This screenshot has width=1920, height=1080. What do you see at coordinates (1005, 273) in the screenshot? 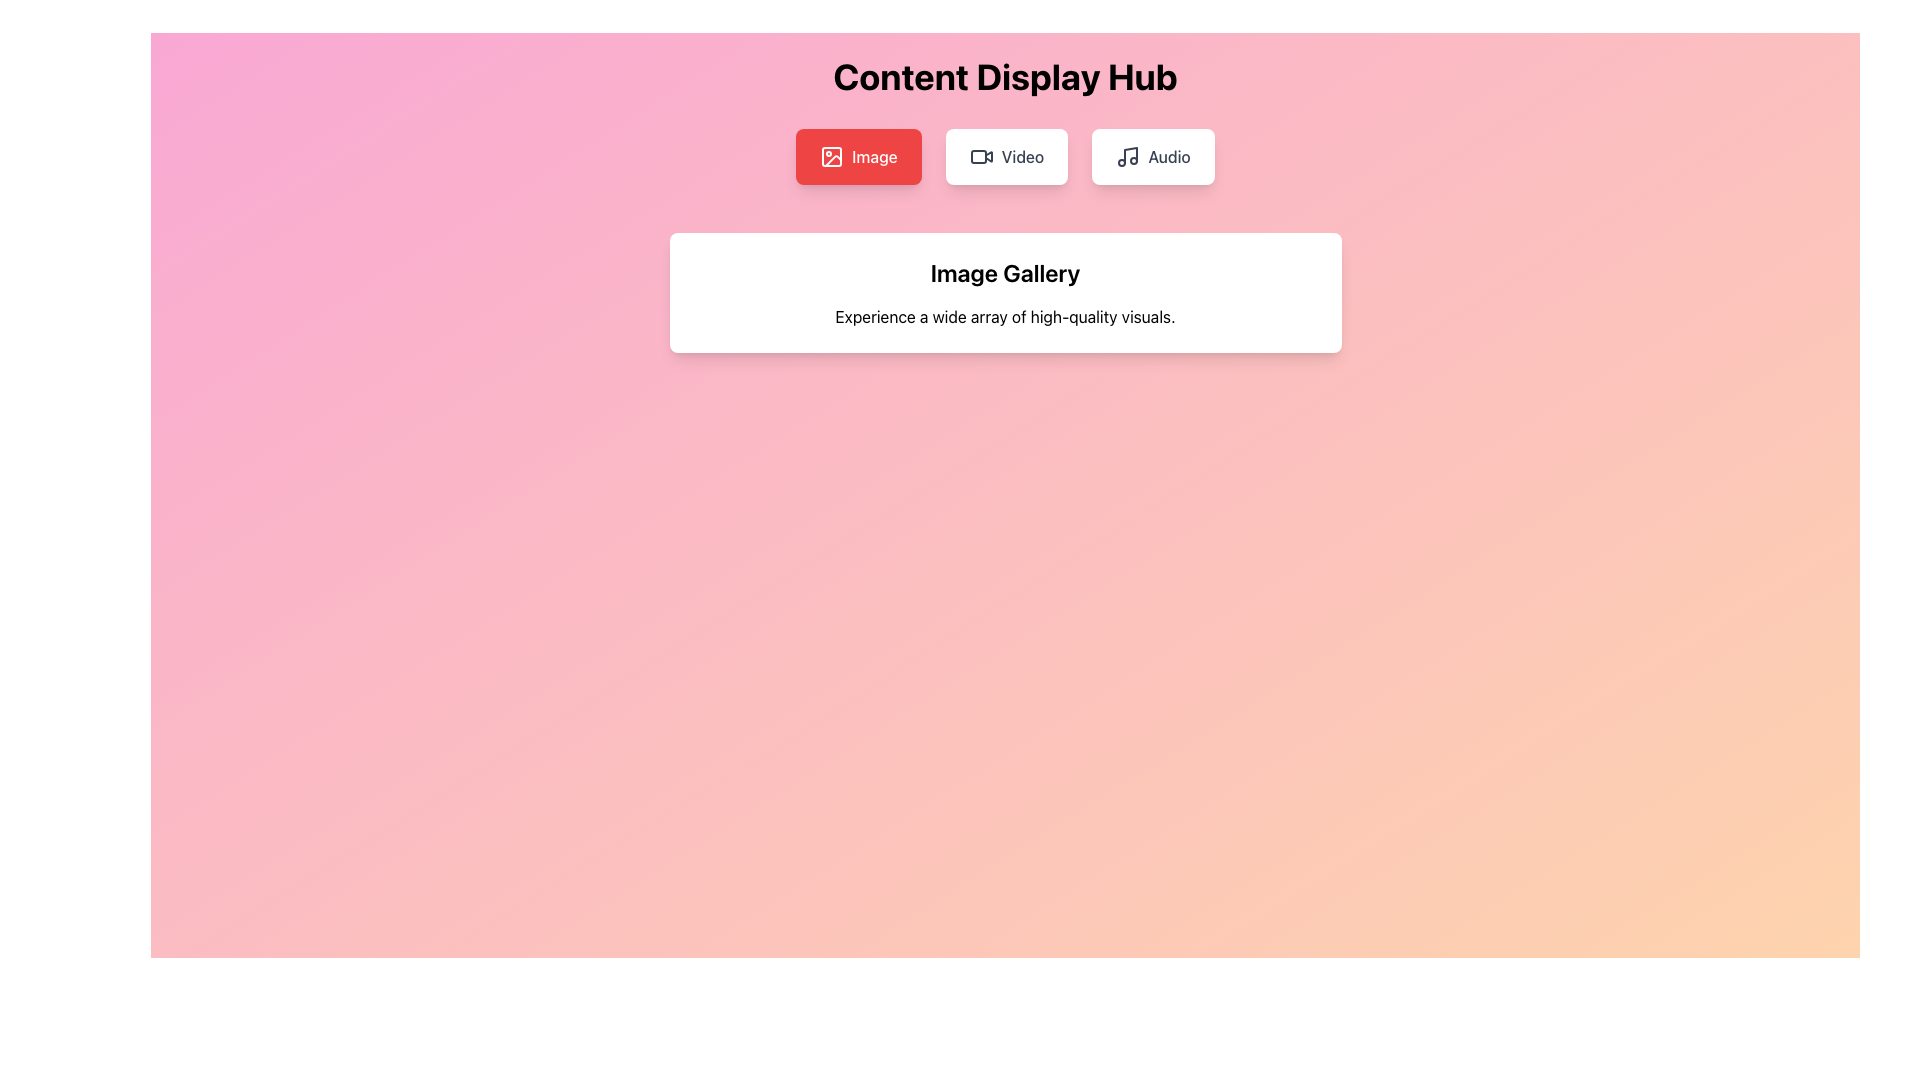
I see `the header text 'Image Gallery' which is styled in a large bold font and centrally aligned on a white card-like section` at bounding box center [1005, 273].